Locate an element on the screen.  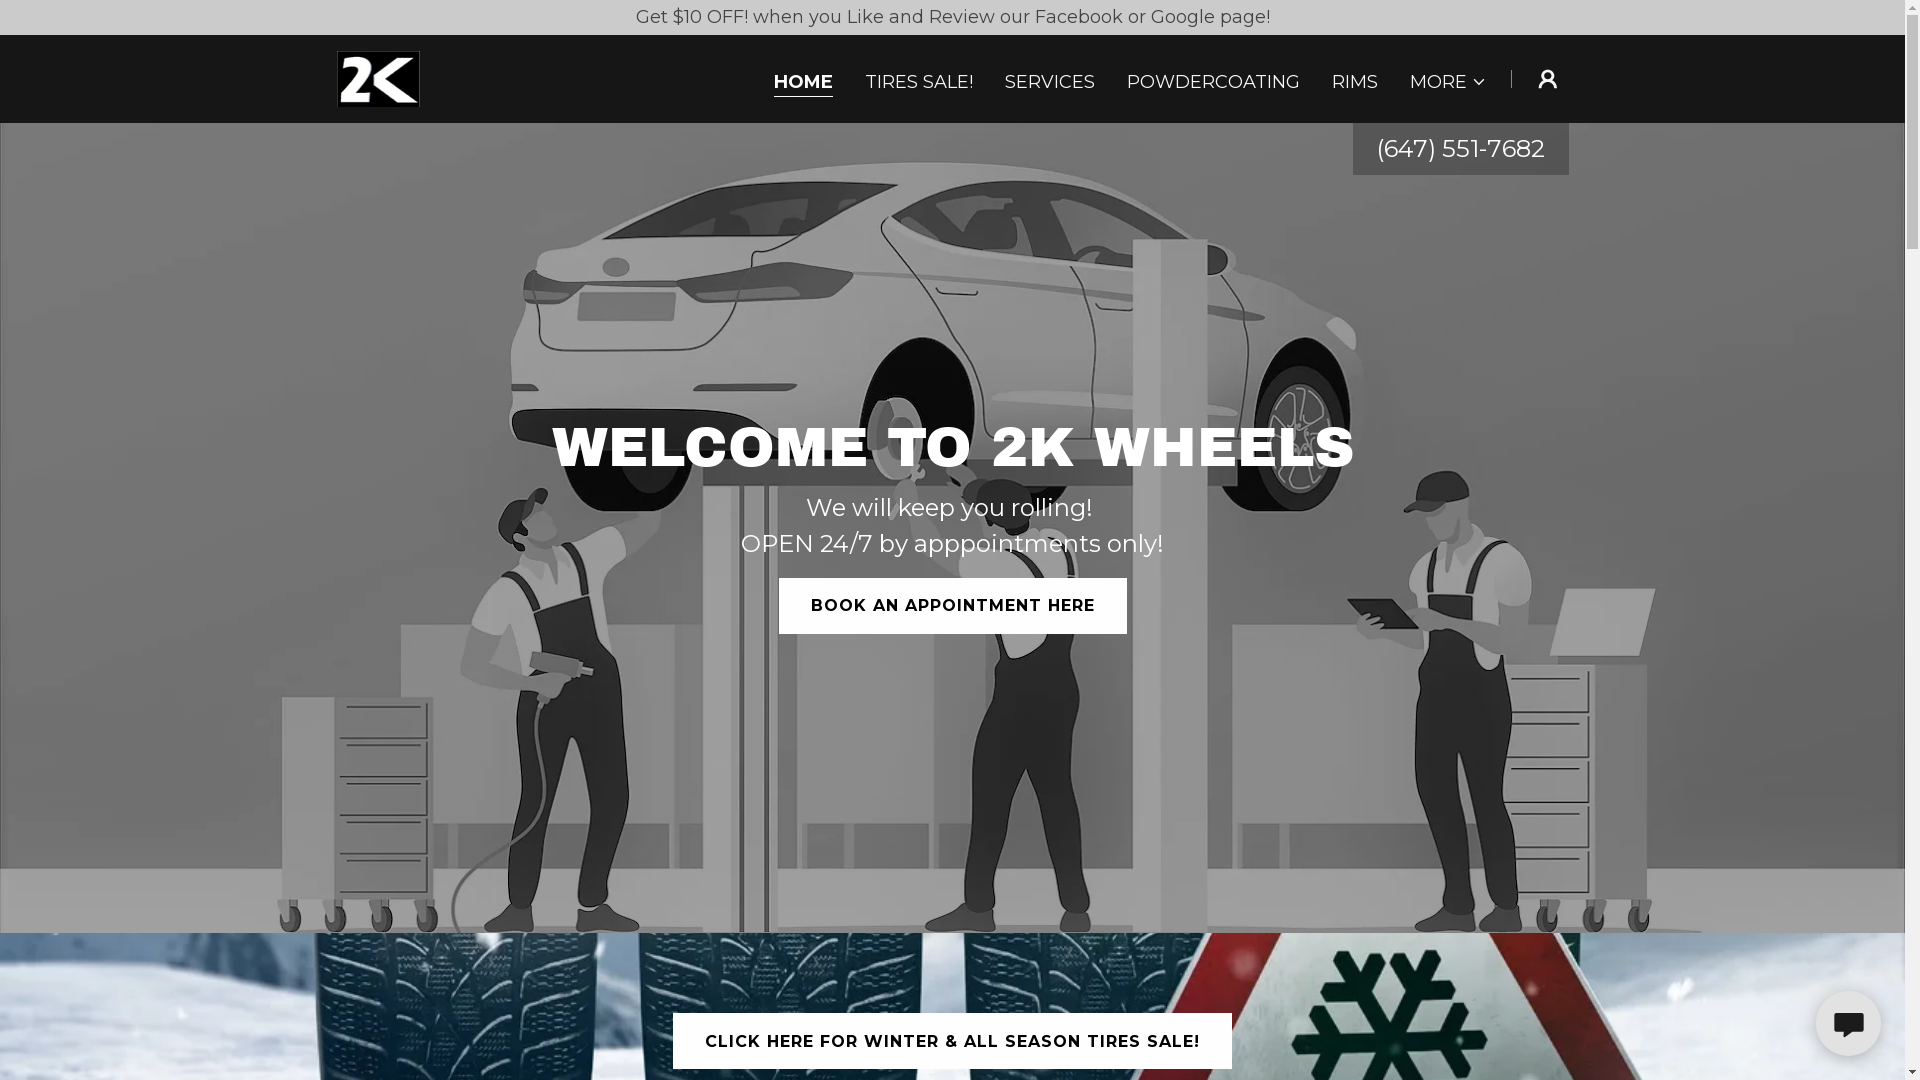
'CLICK HERE FOR WINTER & ALL SEASON TIRES SALE!' is located at coordinates (951, 1040).